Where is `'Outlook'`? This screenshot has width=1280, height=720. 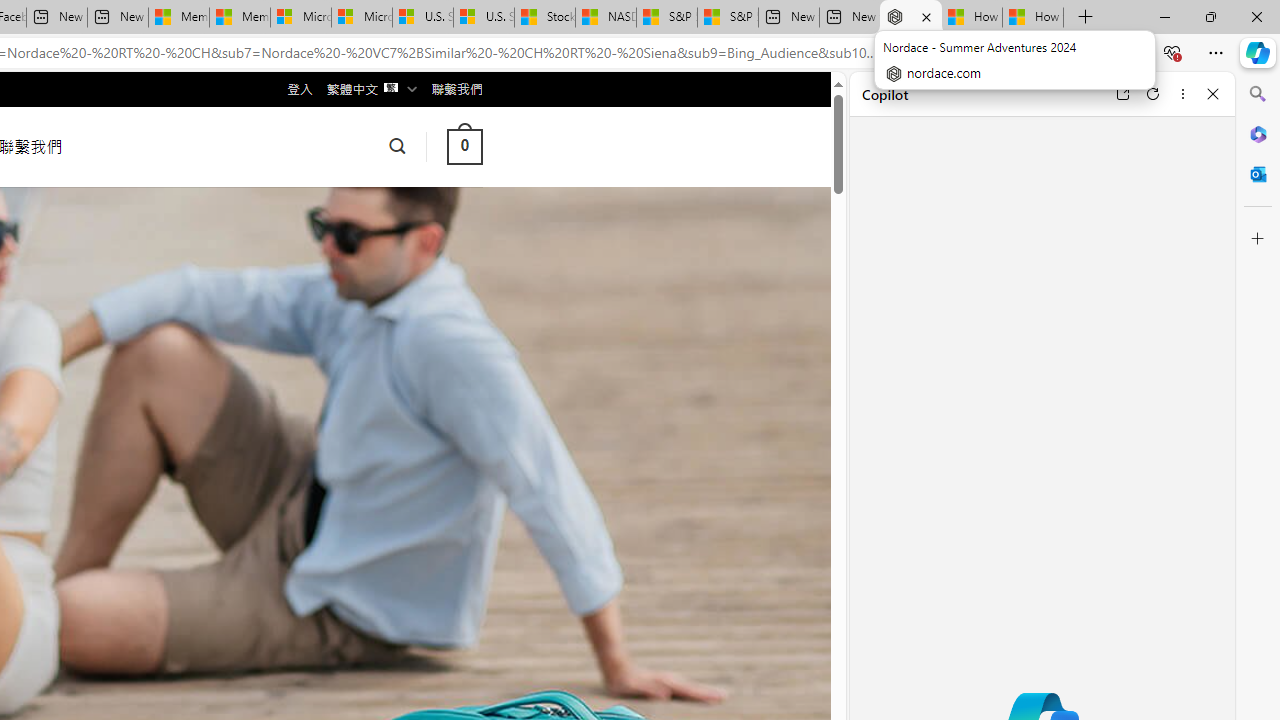
'Outlook' is located at coordinates (1257, 173).